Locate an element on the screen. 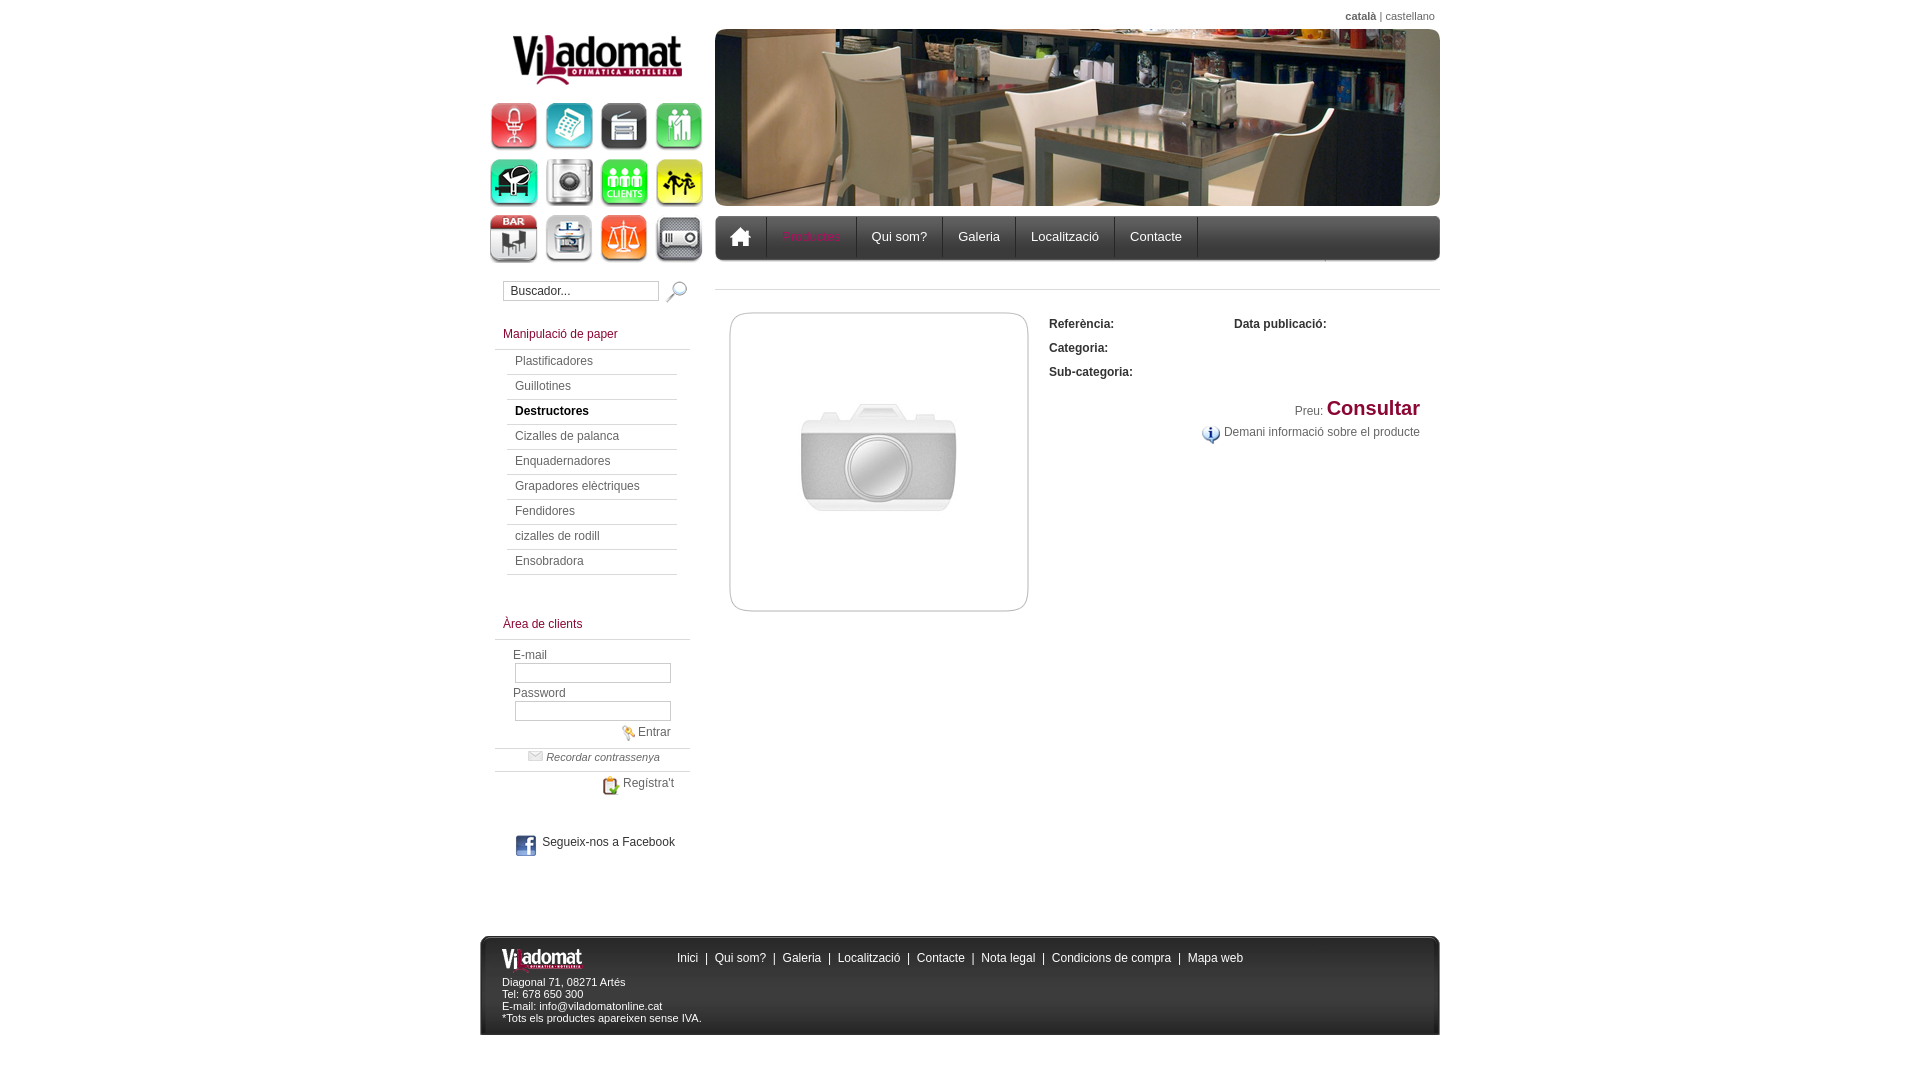  'Equips audiovisuals' is located at coordinates (678, 238).